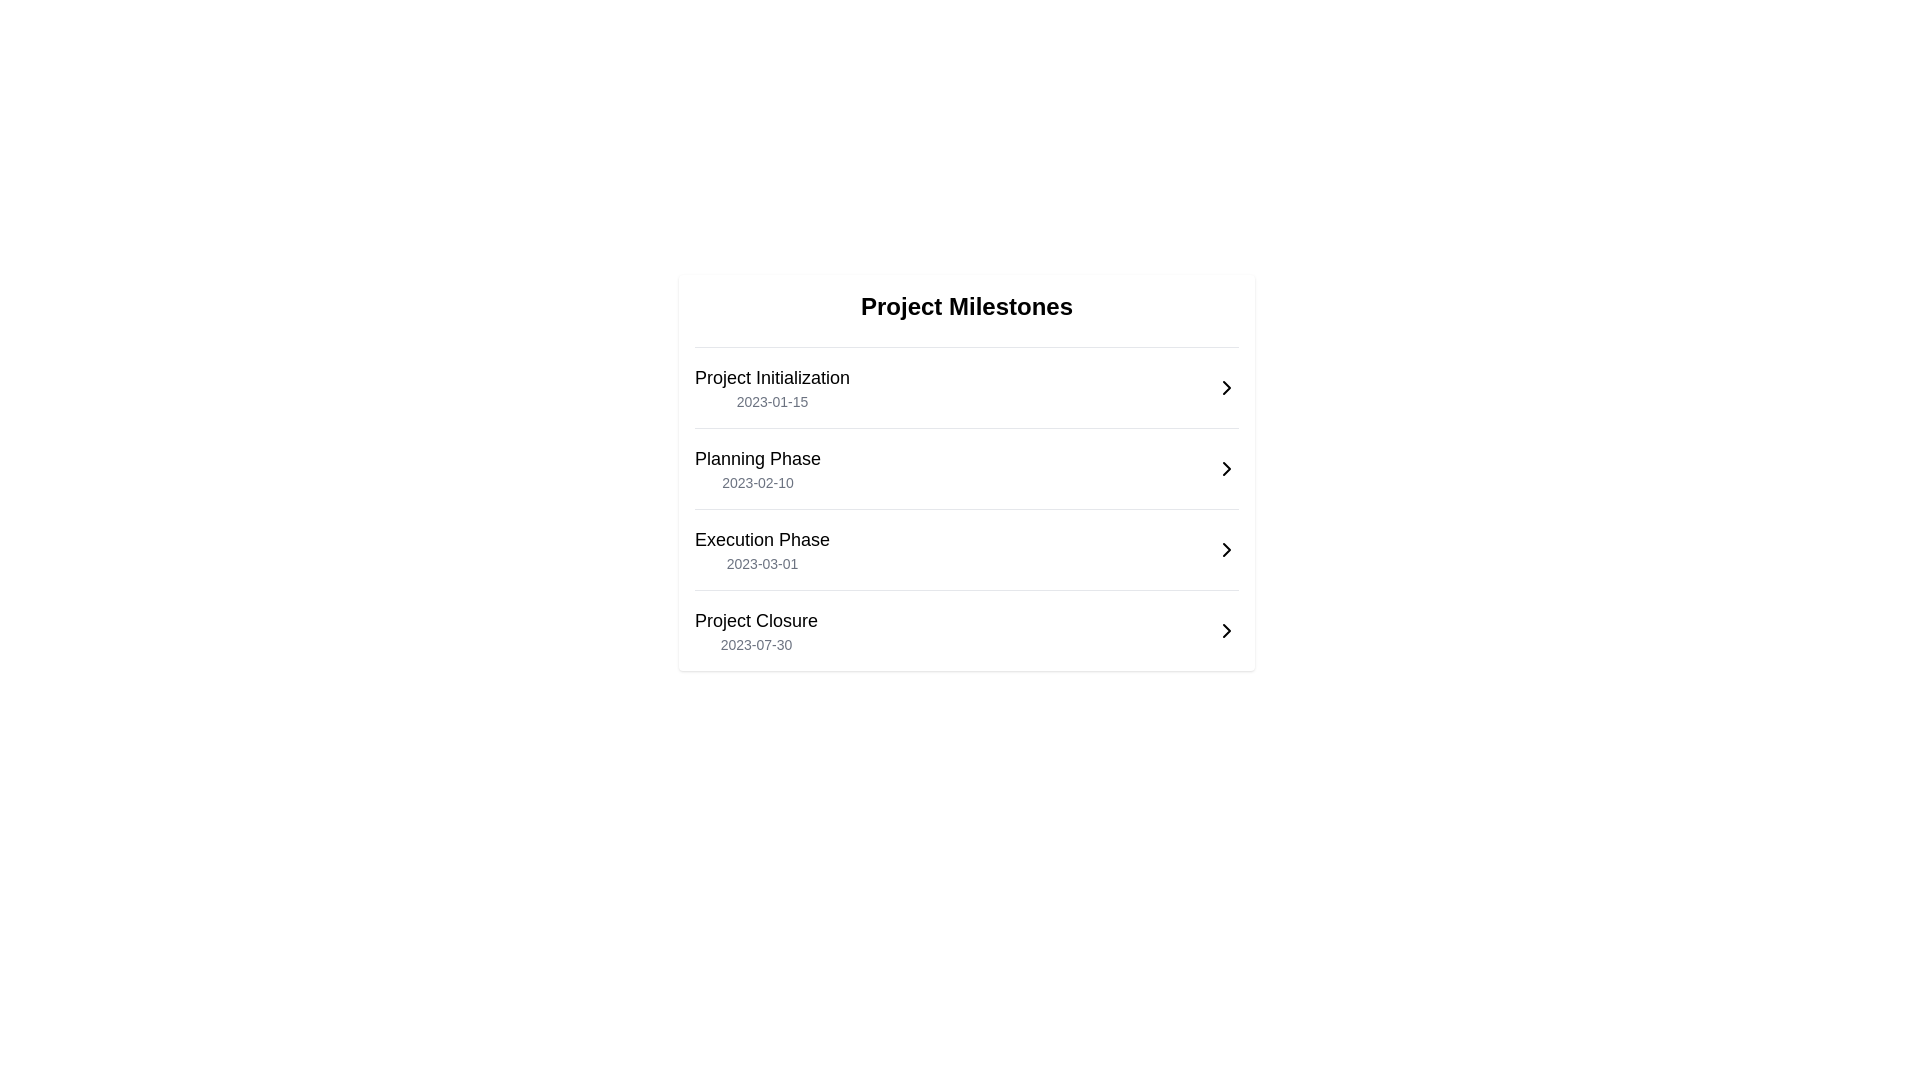 Image resolution: width=1920 pixels, height=1080 pixels. What do you see at coordinates (1226, 469) in the screenshot?
I see `the rightward pointing chevron icon located at the right end of the 'Planning Phase' list item` at bounding box center [1226, 469].